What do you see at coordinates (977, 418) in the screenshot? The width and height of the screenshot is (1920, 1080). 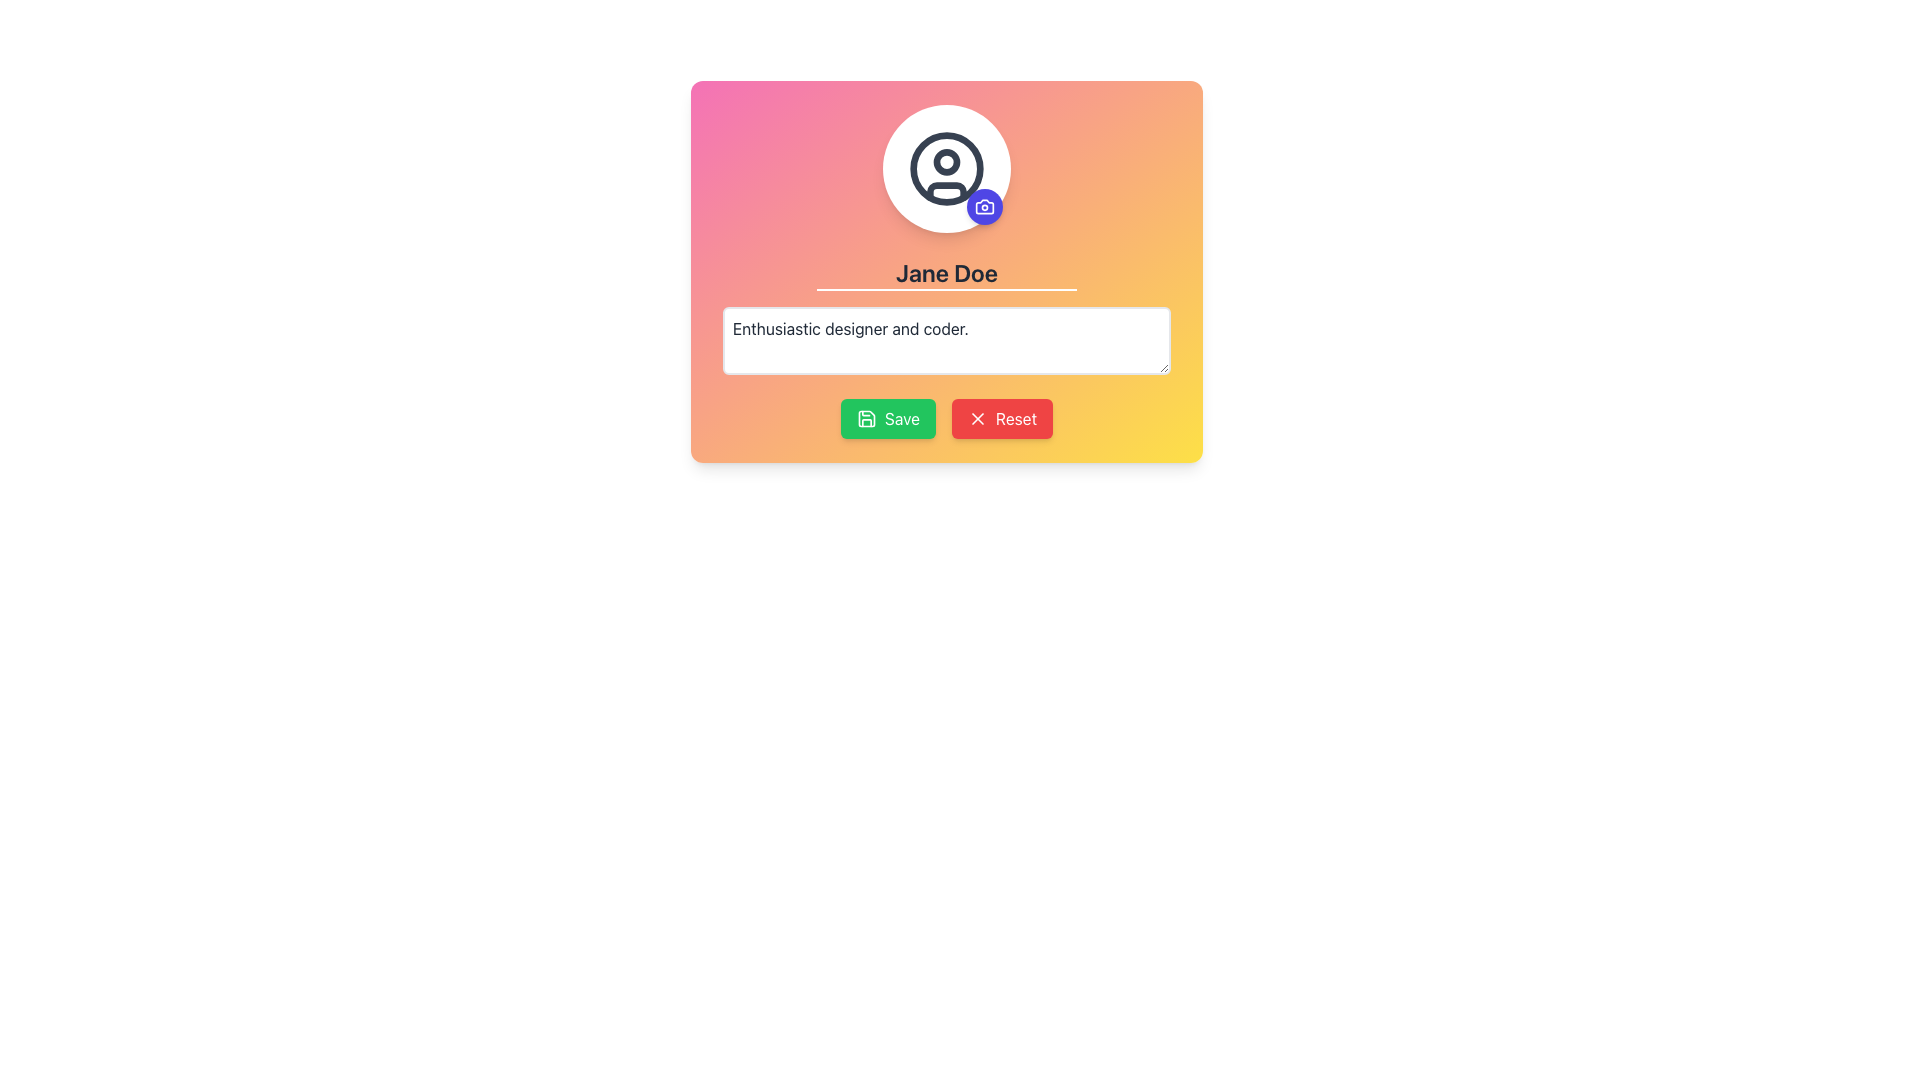 I see `the close icon within the Reset button to reset the form` at bounding box center [977, 418].